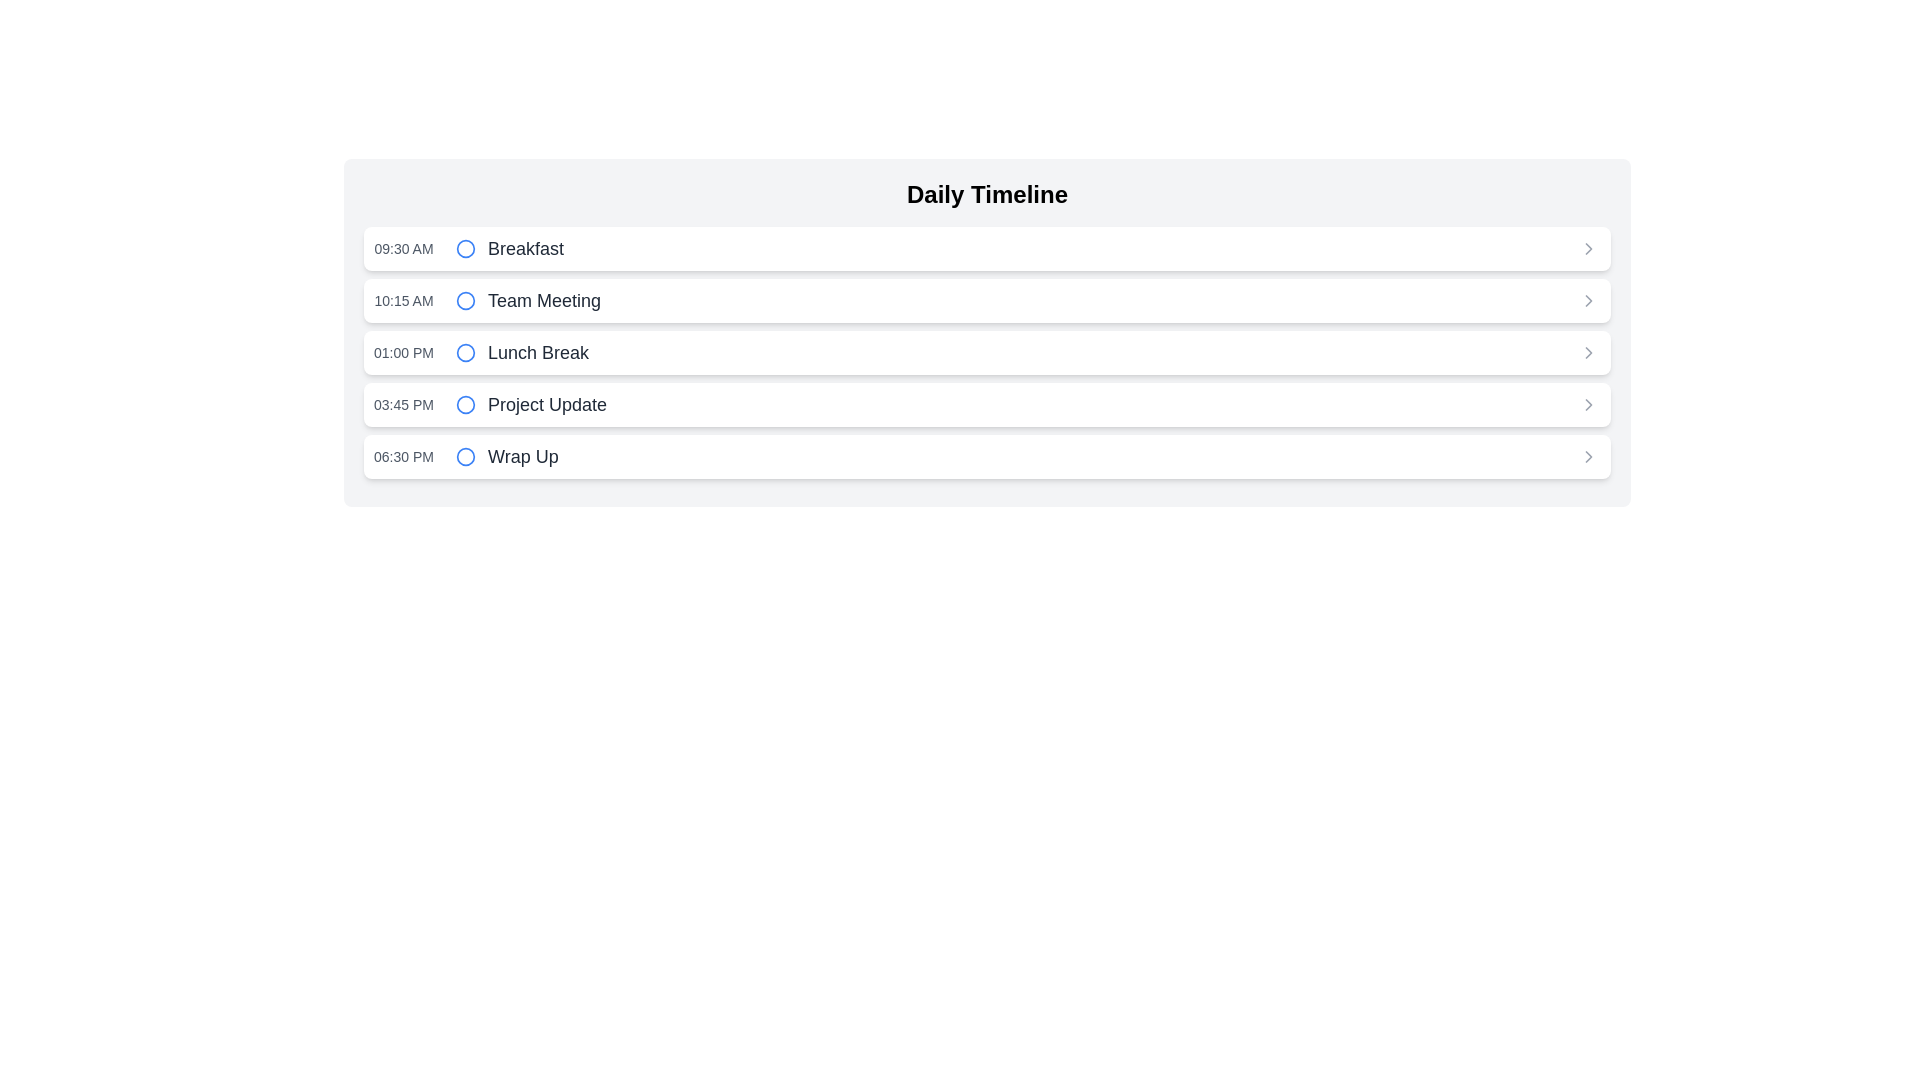  I want to click on the clickable icon or button located at the right side of the 'Wrap Up' section, so click(1587, 456).